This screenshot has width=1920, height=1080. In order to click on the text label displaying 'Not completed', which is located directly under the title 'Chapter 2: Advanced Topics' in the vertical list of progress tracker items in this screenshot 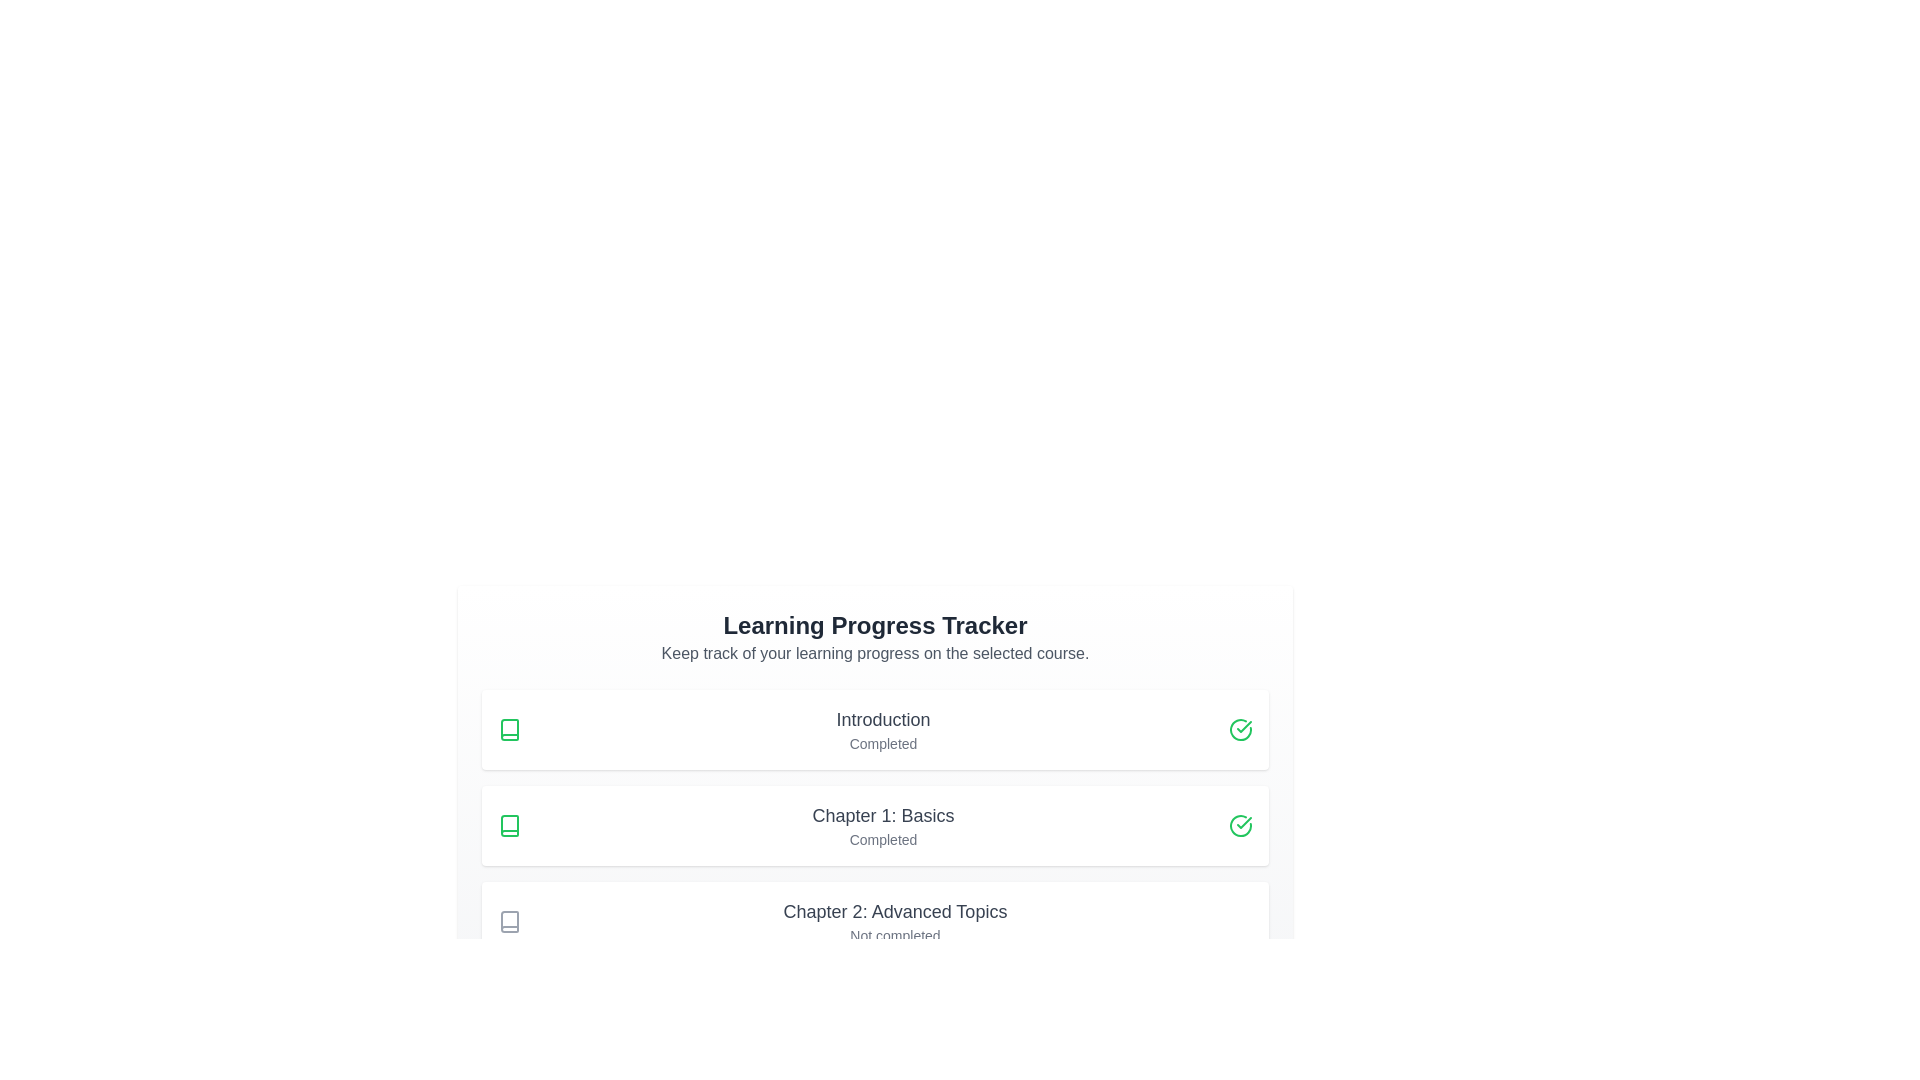, I will do `click(894, 936)`.